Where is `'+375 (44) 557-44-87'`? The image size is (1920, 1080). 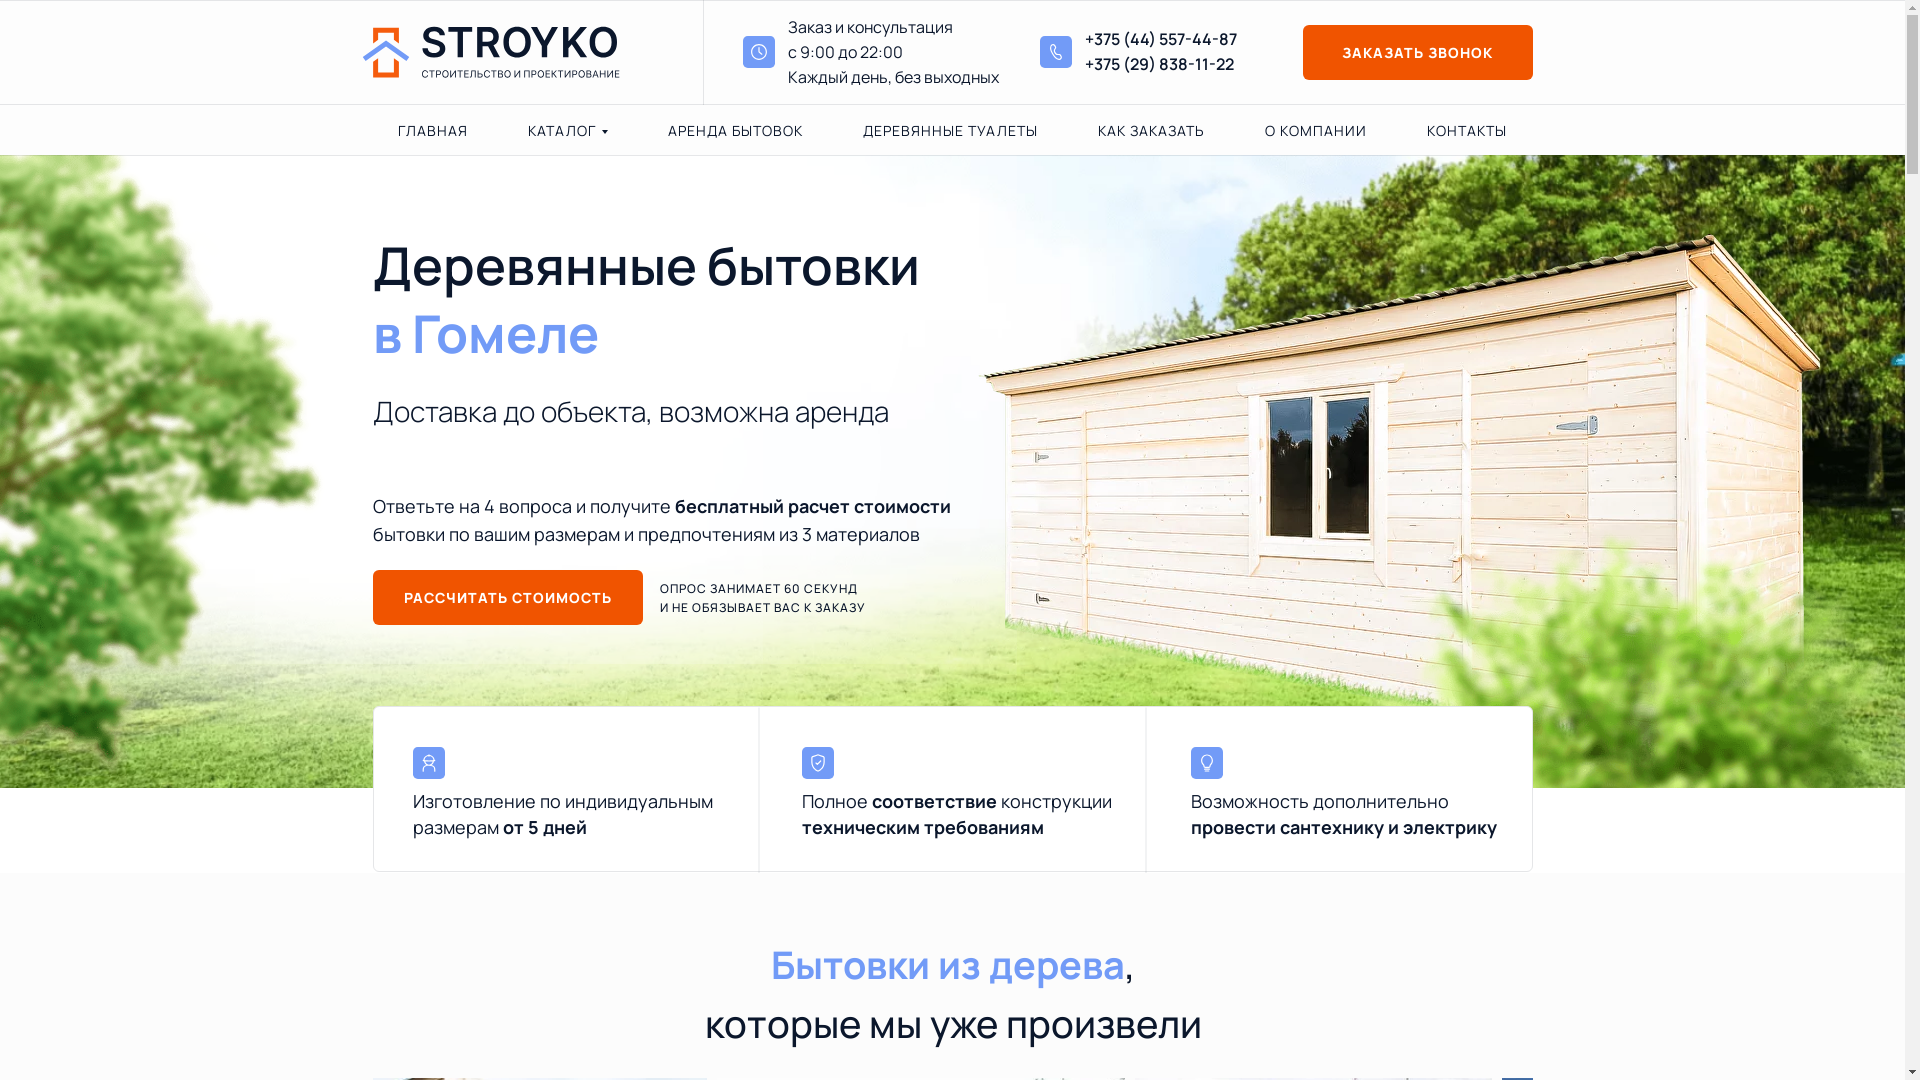 '+375 (44) 557-44-87' is located at coordinates (1083, 38).